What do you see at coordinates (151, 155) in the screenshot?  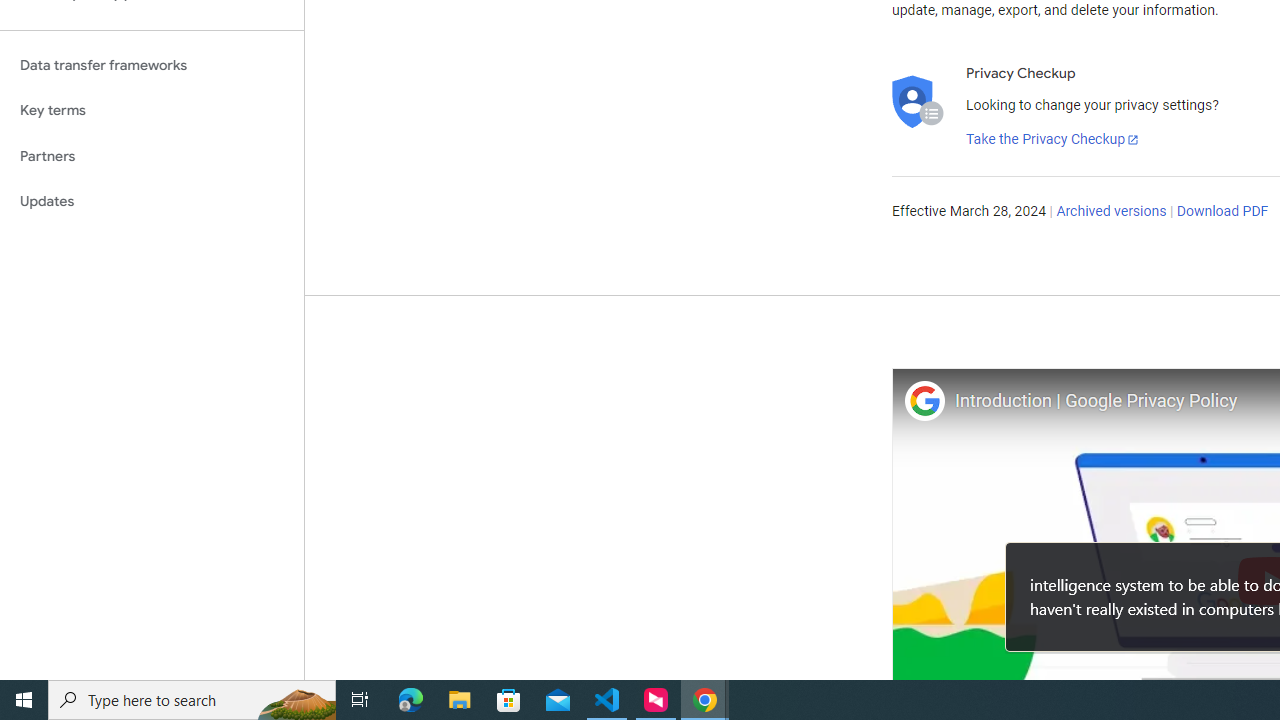 I see `'Partners'` at bounding box center [151, 155].